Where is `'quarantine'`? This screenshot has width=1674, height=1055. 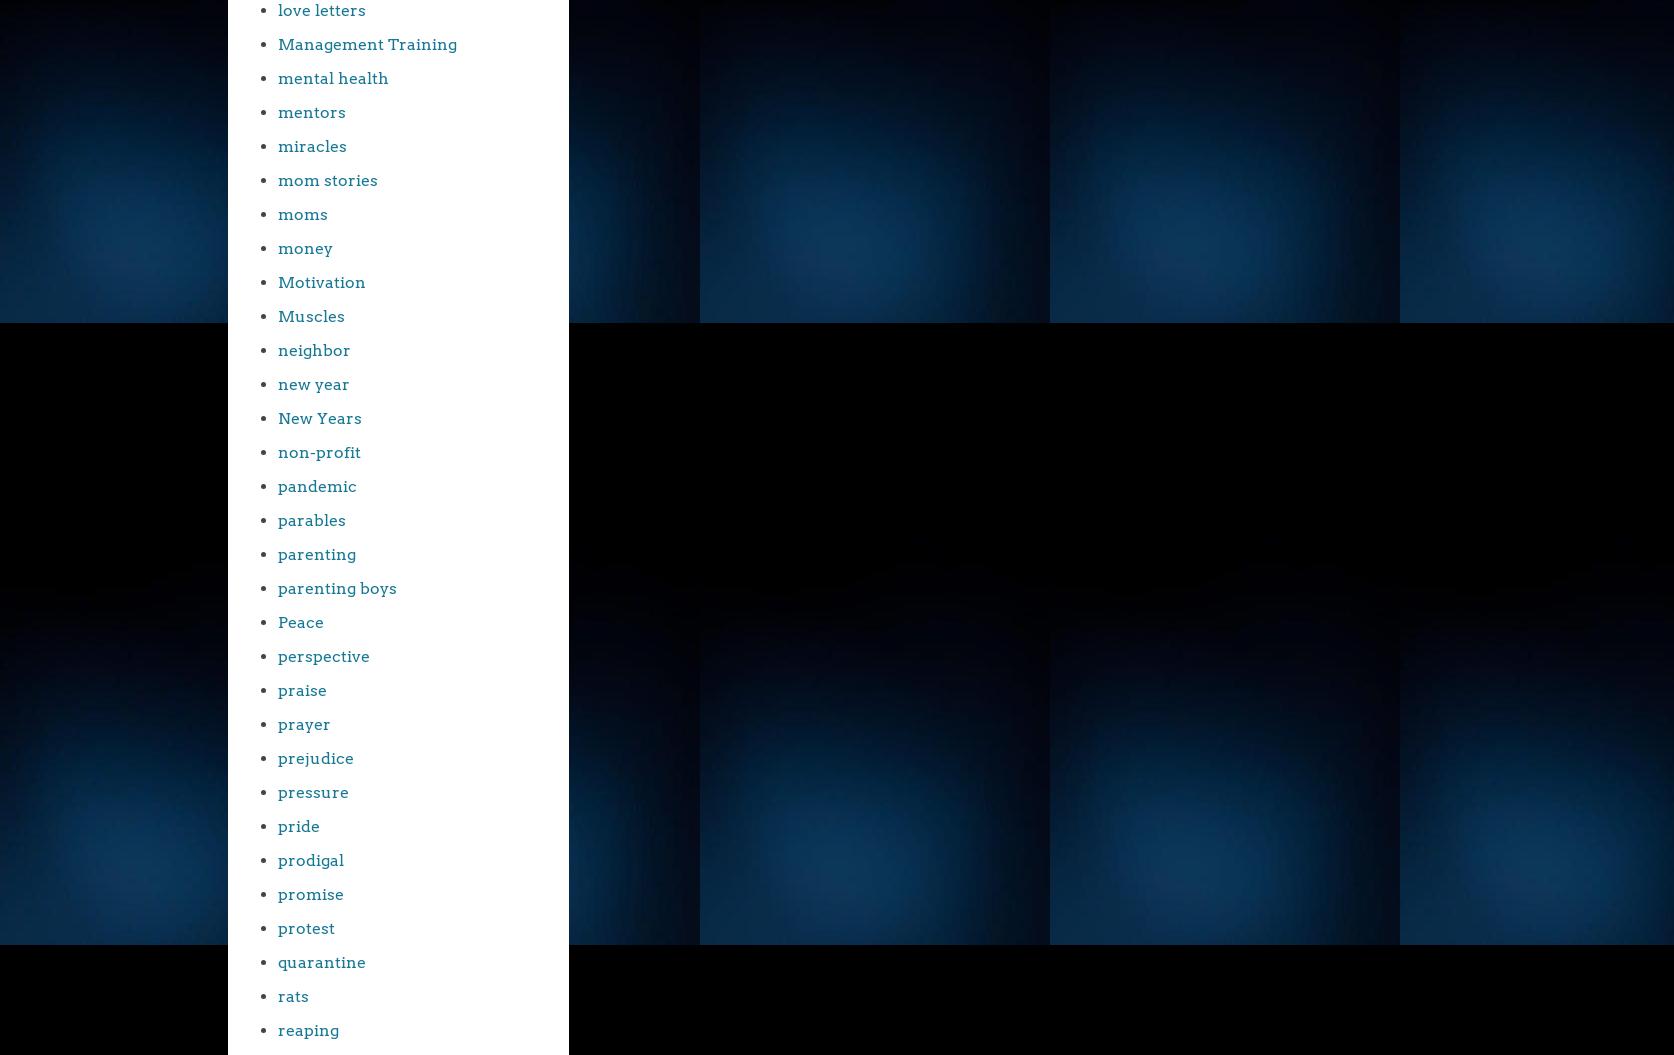
'quarantine' is located at coordinates (322, 962).